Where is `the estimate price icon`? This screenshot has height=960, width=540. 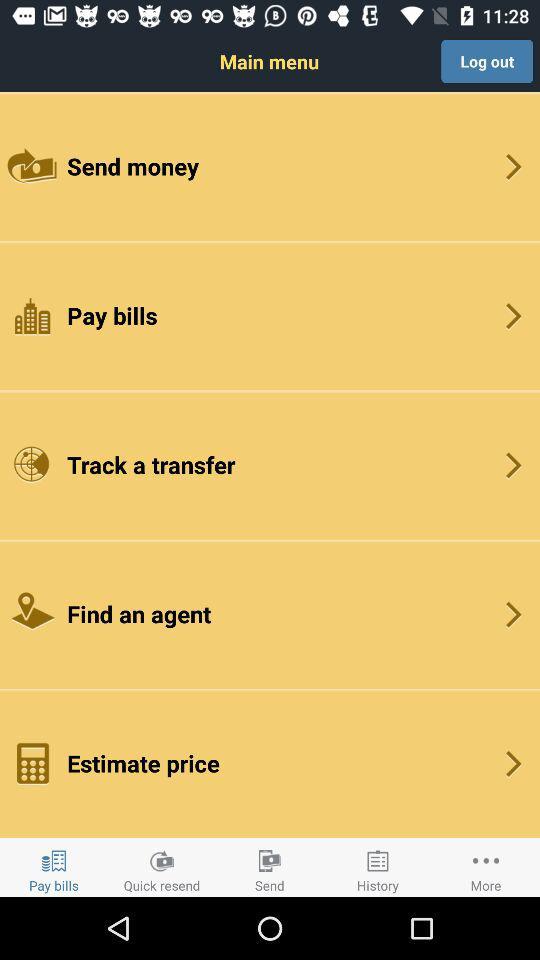 the estimate price icon is located at coordinates (270, 762).